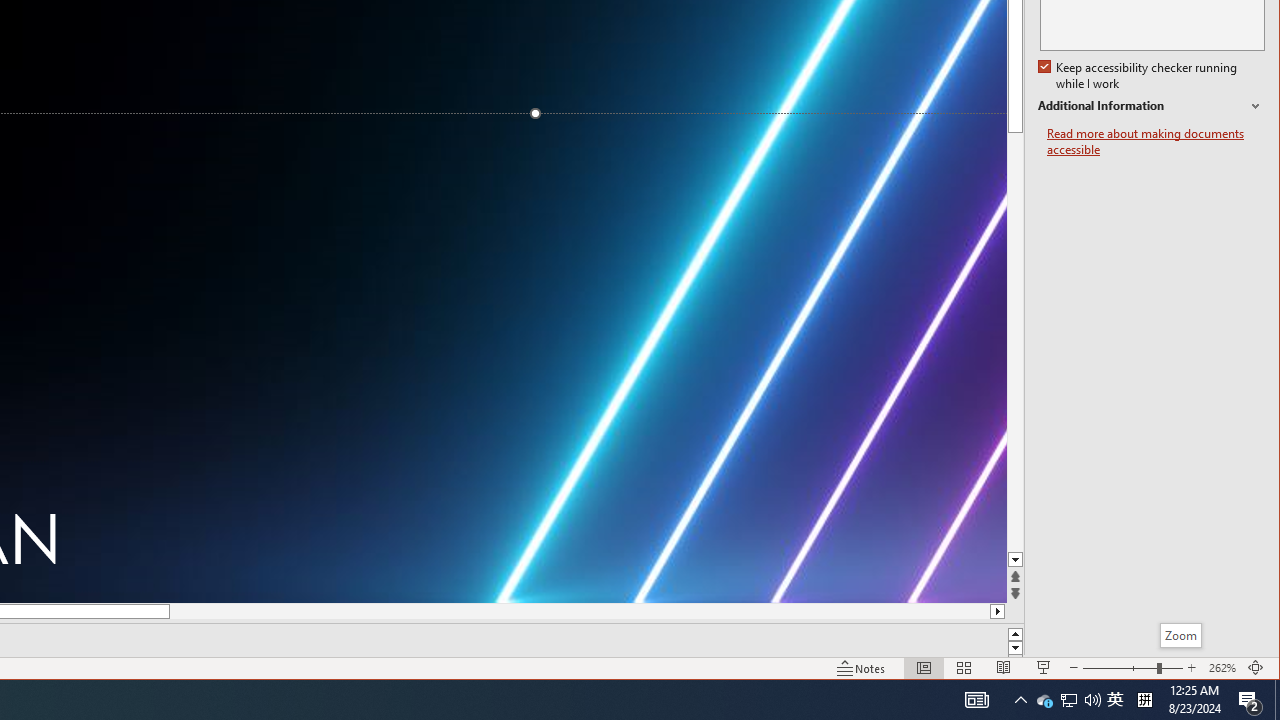 The image size is (1280, 720). What do you see at coordinates (1221, 668) in the screenshot?
I see `'Zoom 262%'` at bounding box center [1221, 668].